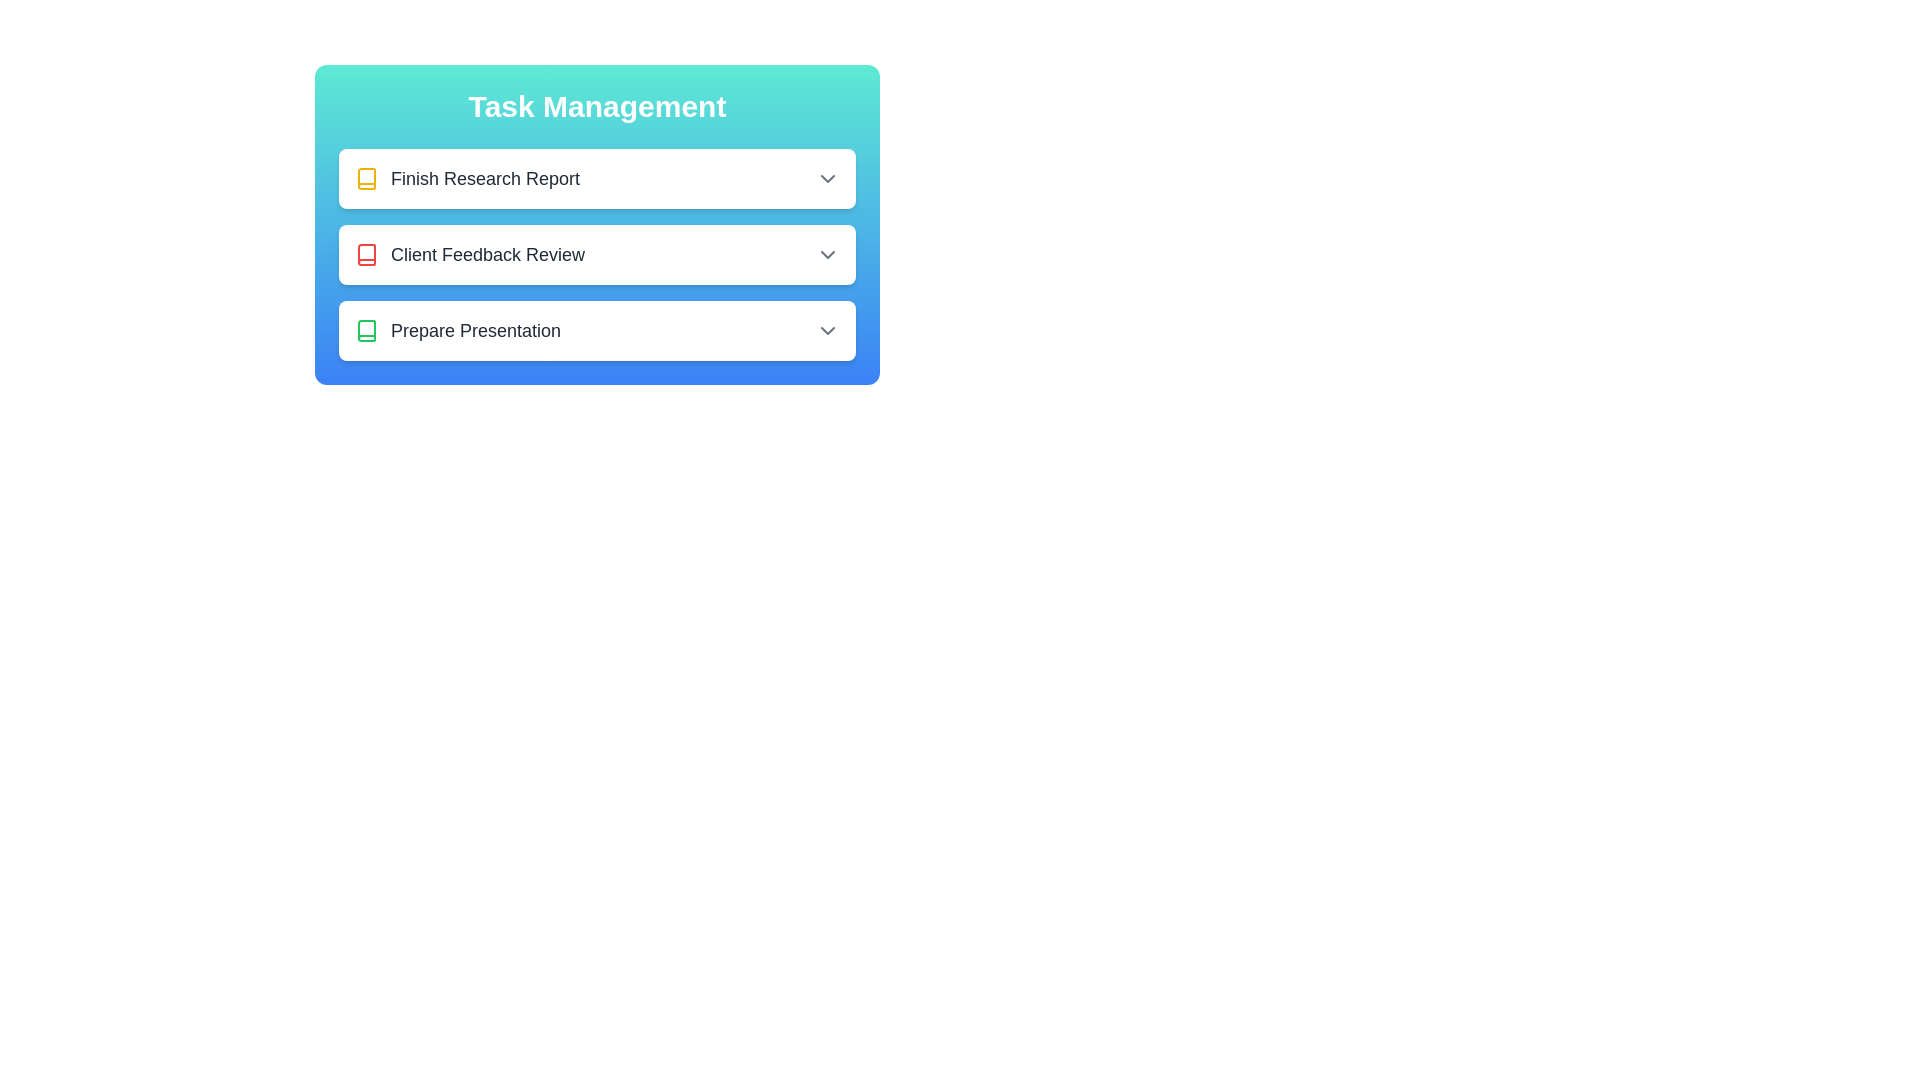 The image size is (1920, 1080). What do you see at coordinates (828, 253) in the screenshot?
I see `the dropdown button for the task titled Client Feedback Review to toggle its details` at bounding box center [828, 253].